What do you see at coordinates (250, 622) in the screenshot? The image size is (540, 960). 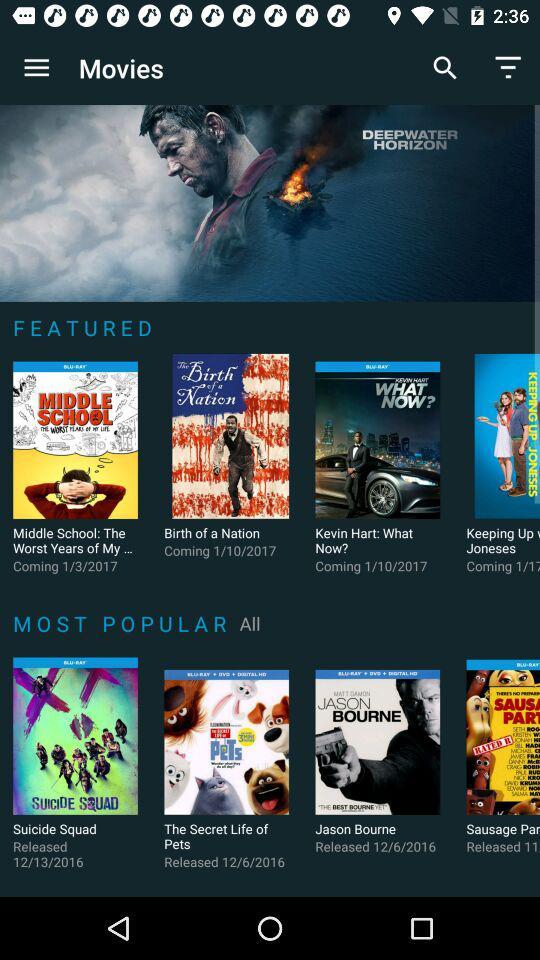 I see `the item below coming 1 10` at bounding box center [250, 622].